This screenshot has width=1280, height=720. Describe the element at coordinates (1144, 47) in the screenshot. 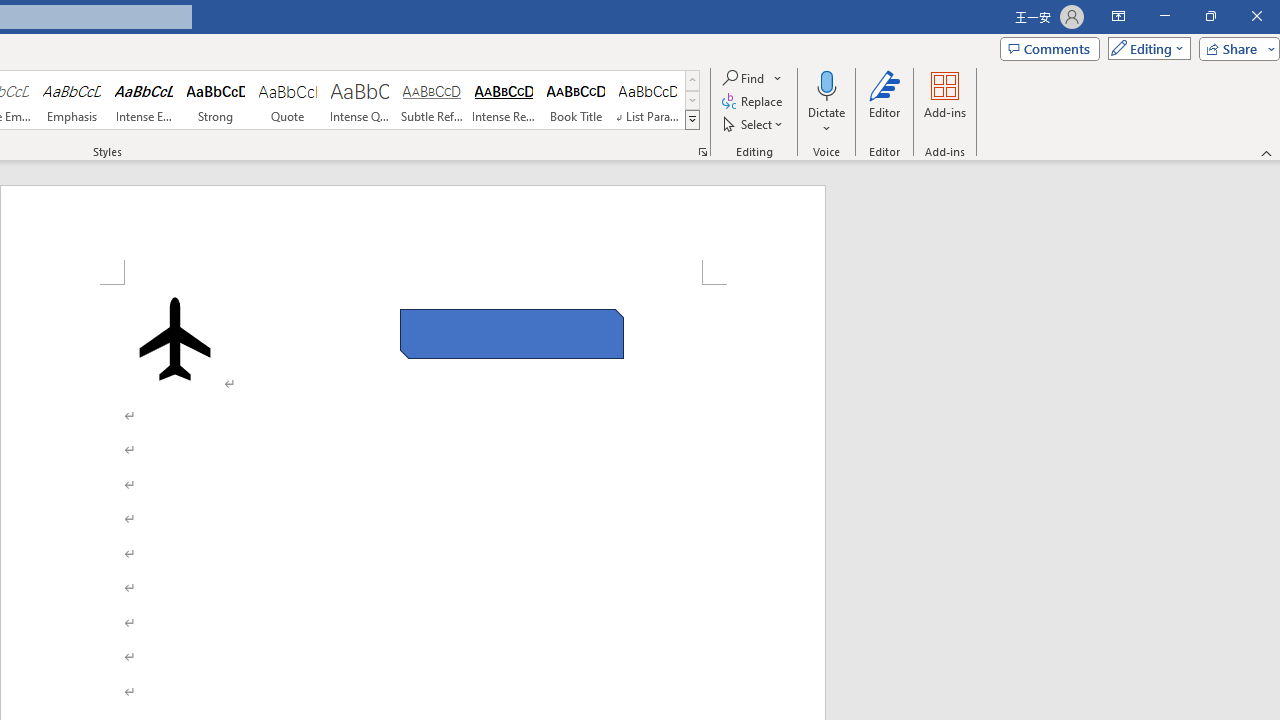

I see `'Editing'` at that location.